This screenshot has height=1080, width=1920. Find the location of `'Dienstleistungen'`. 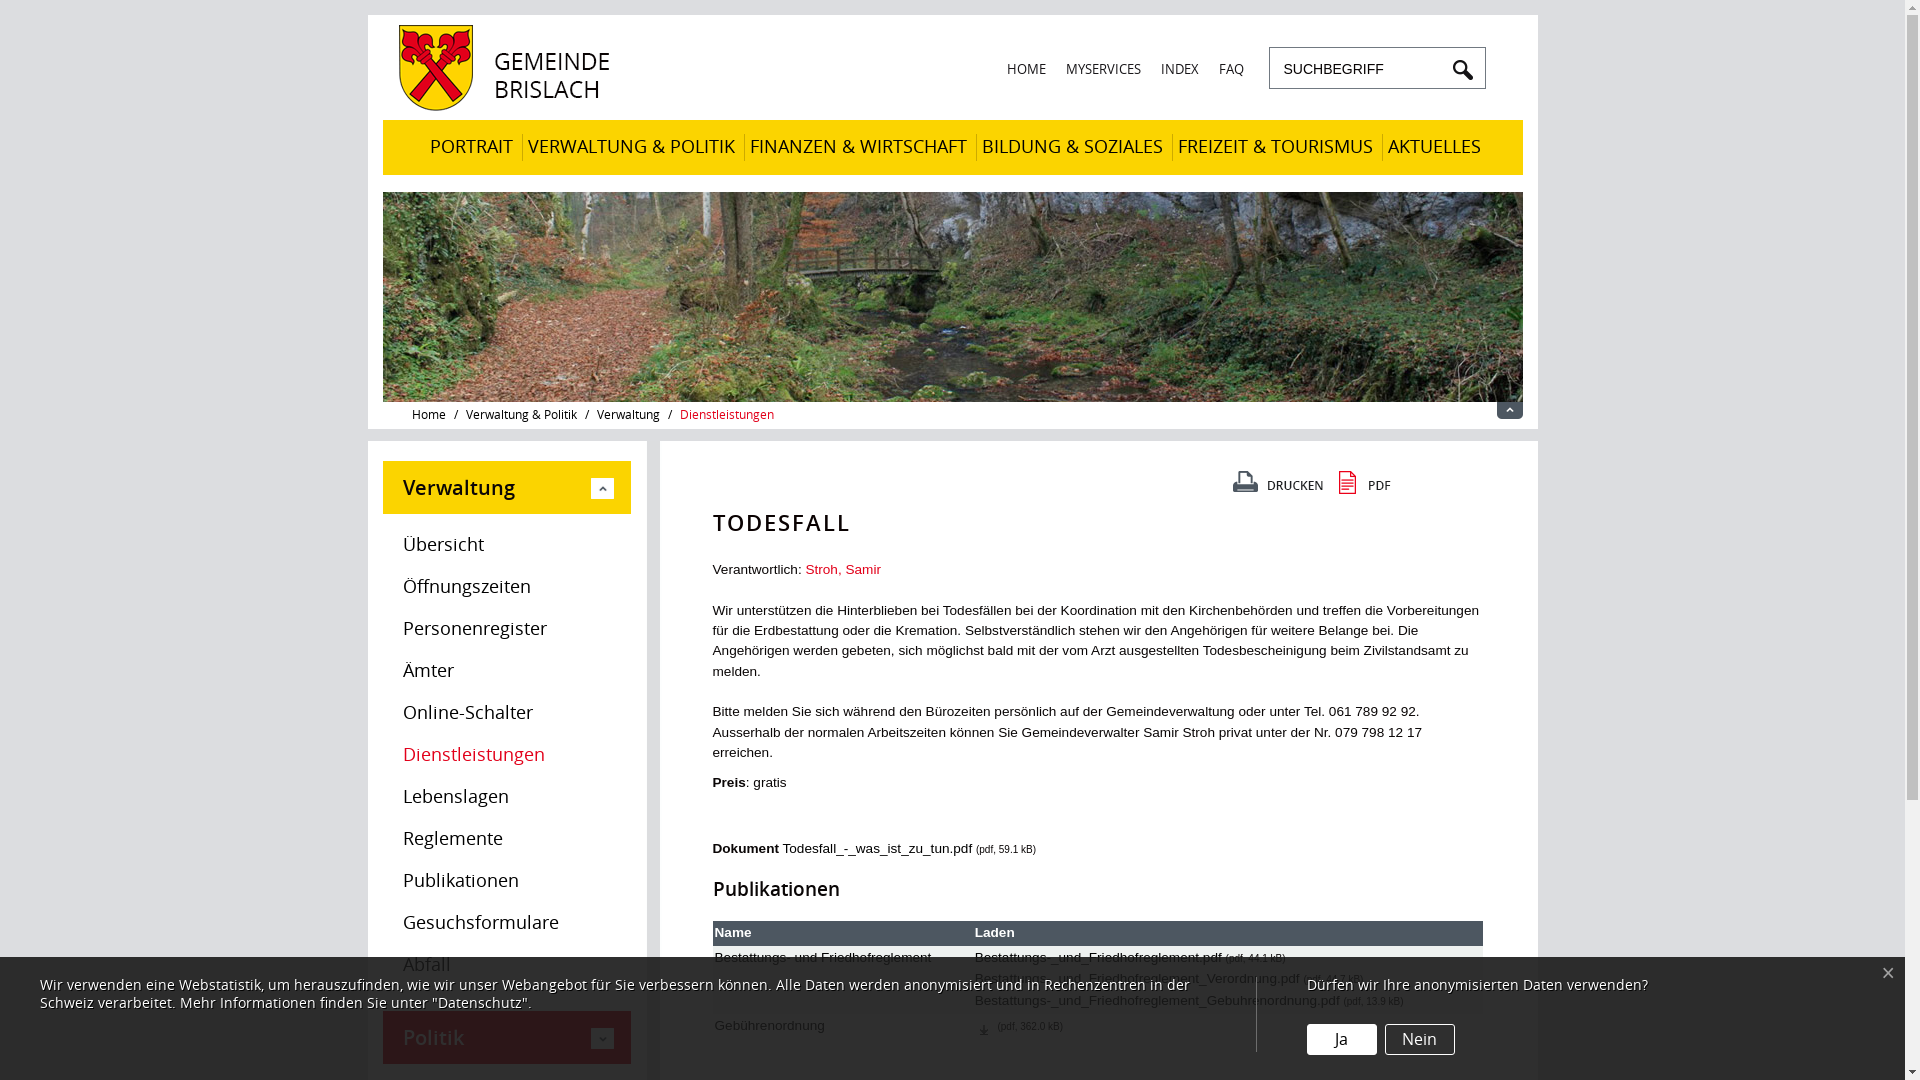

'Dienstleistungen' is located at coordinates (725, 414).